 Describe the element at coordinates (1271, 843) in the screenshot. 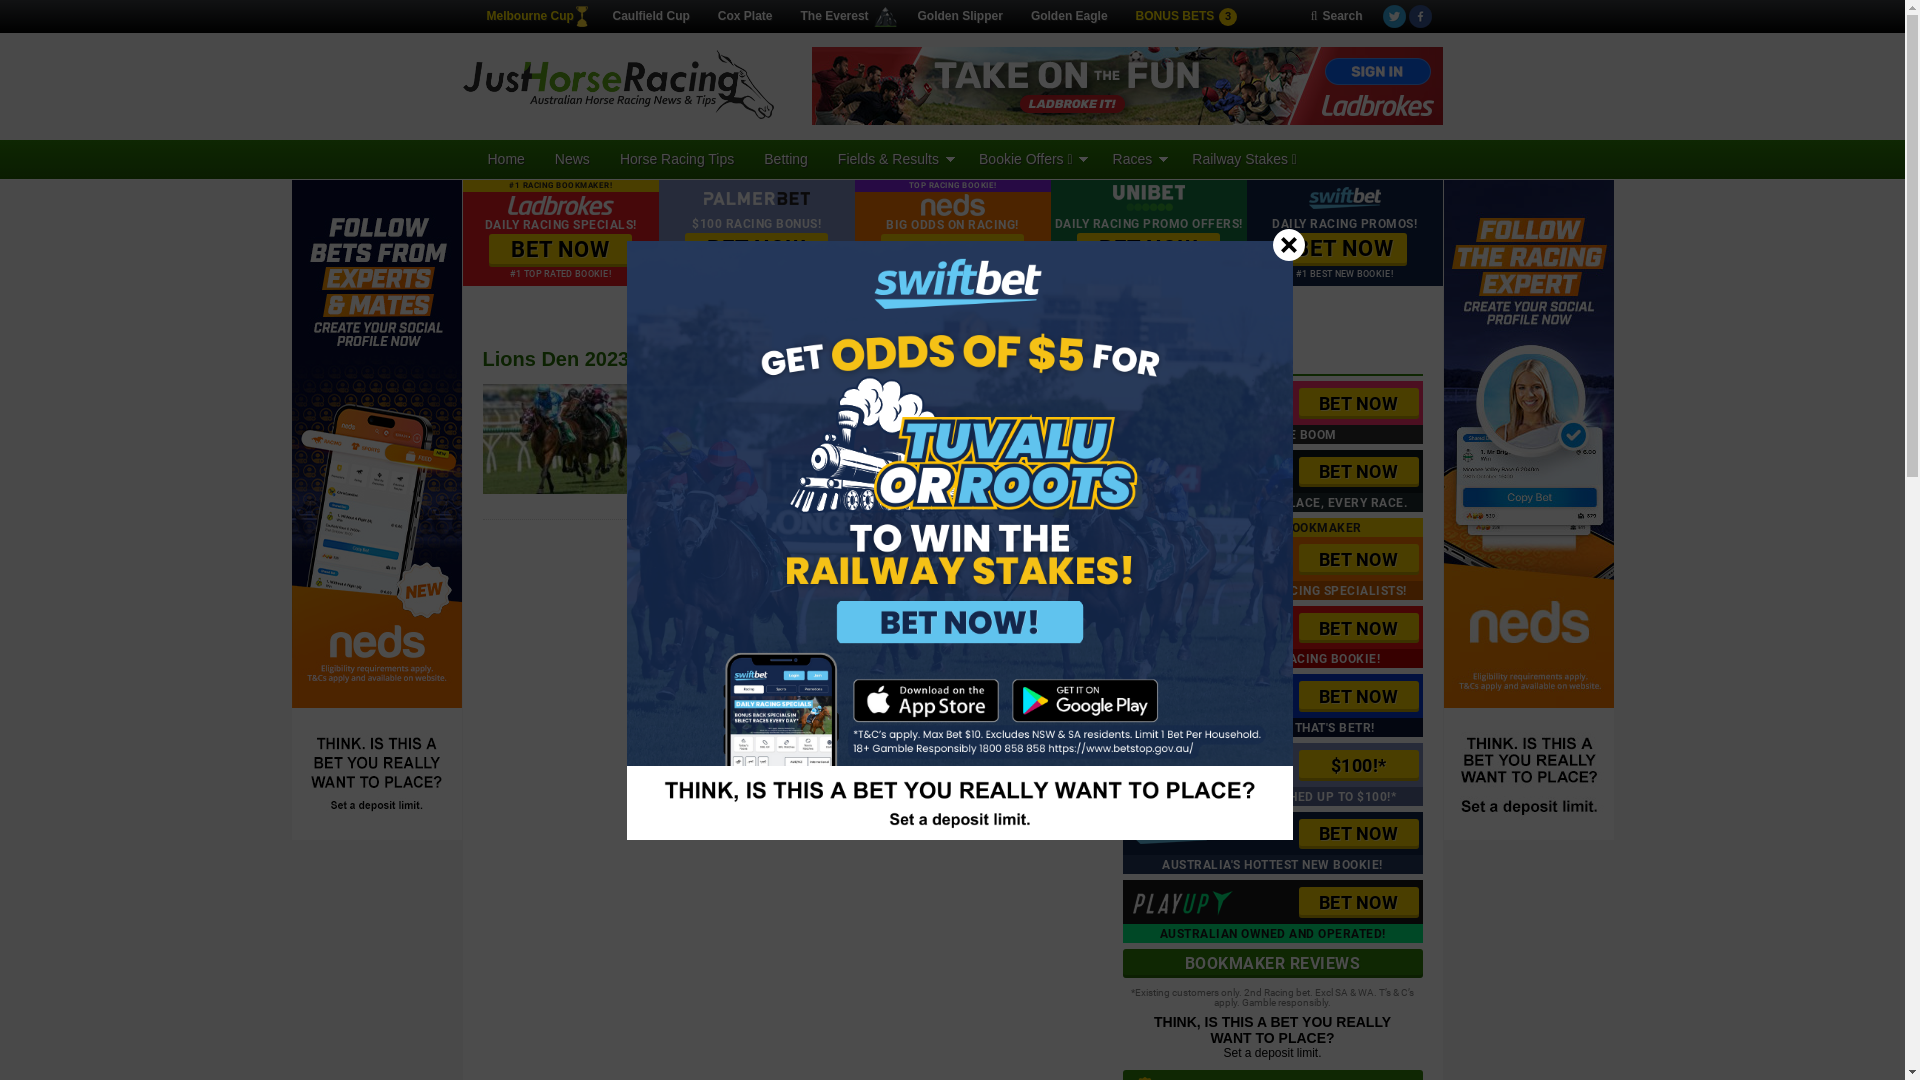

I see `'BET NOW` at that location.